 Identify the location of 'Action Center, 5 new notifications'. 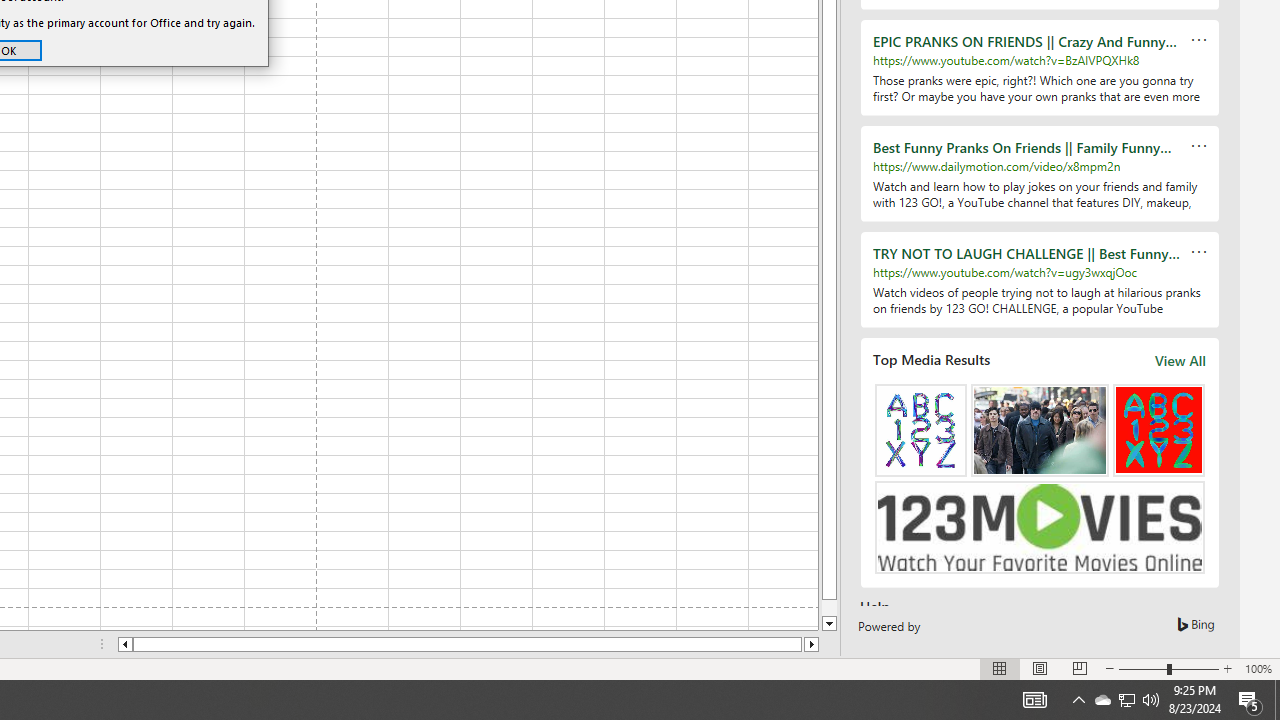
(1250, 698).